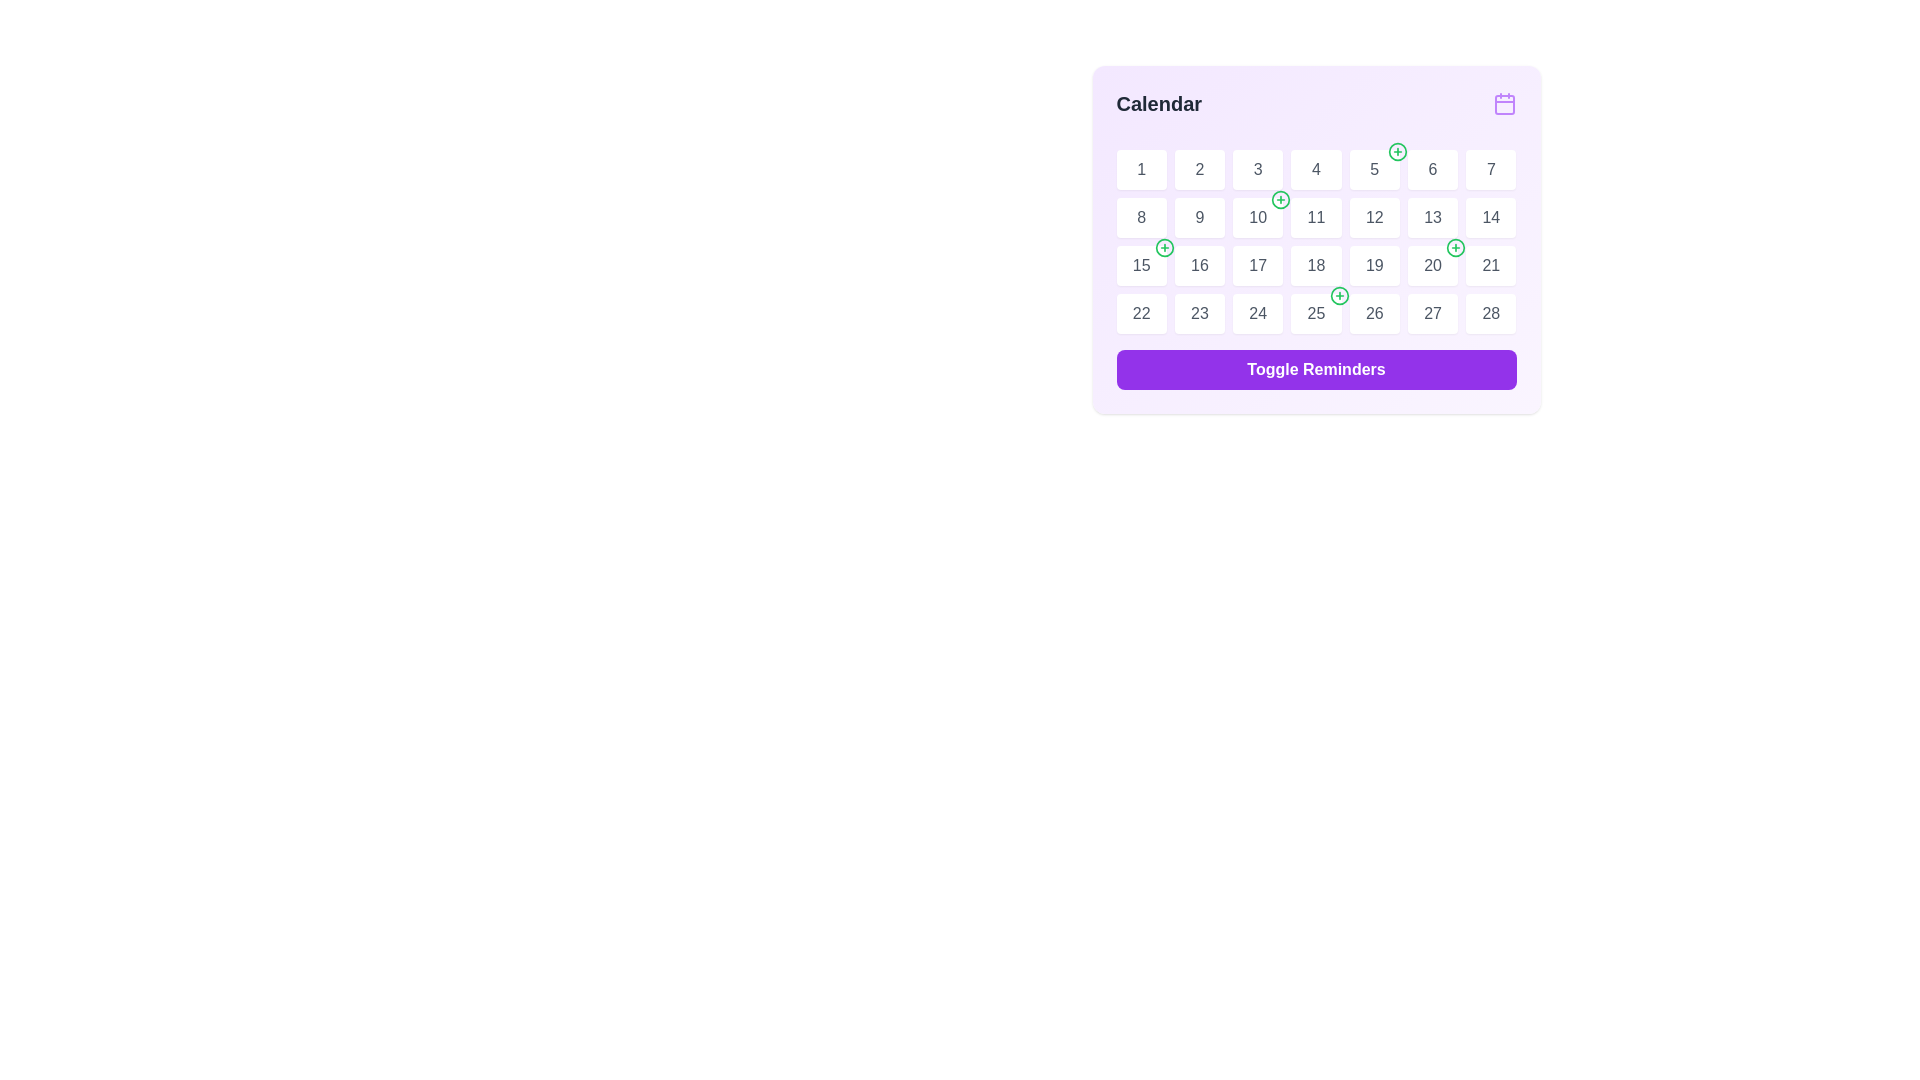 The width and height of the screenshot is (1920, 1080). What do you see at coordinates (1200, 264) in the screenshot?
I see `the text label representing the 16th day` at bounding box center [1200, 264].